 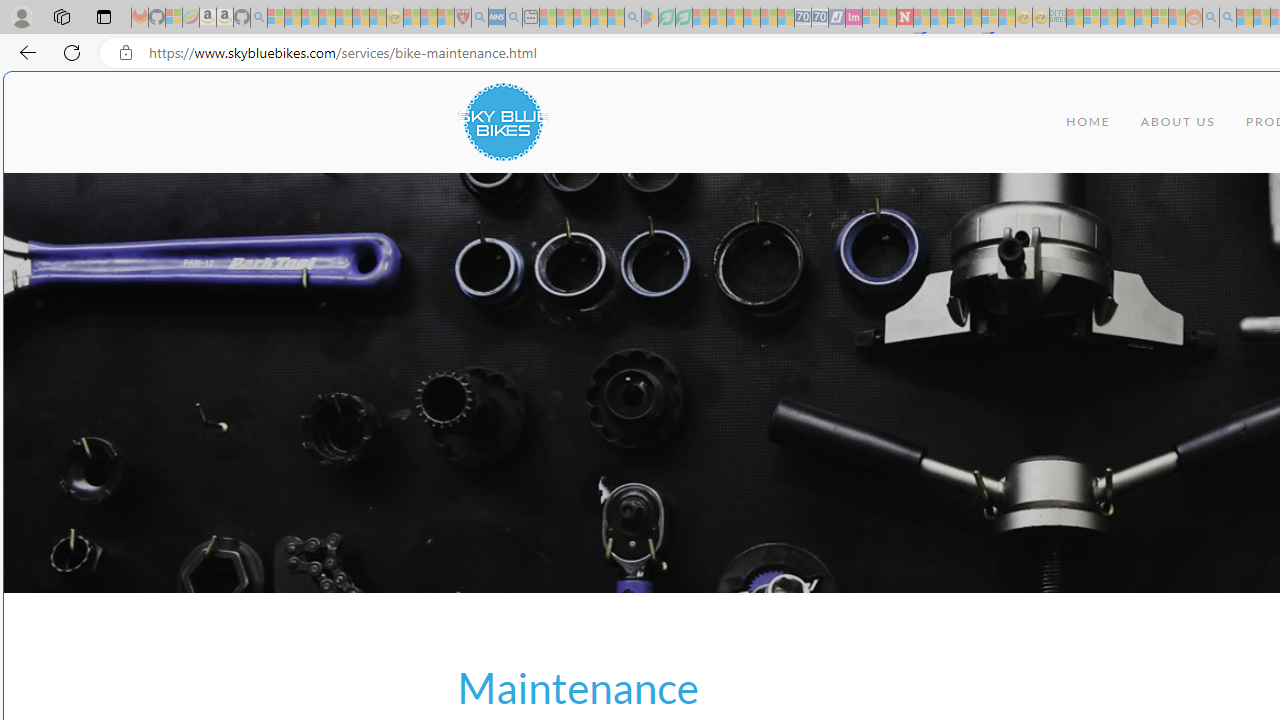 I want to click on 'Utah sues federal government - Search - Sleeping', so click(x=1227, y=17).